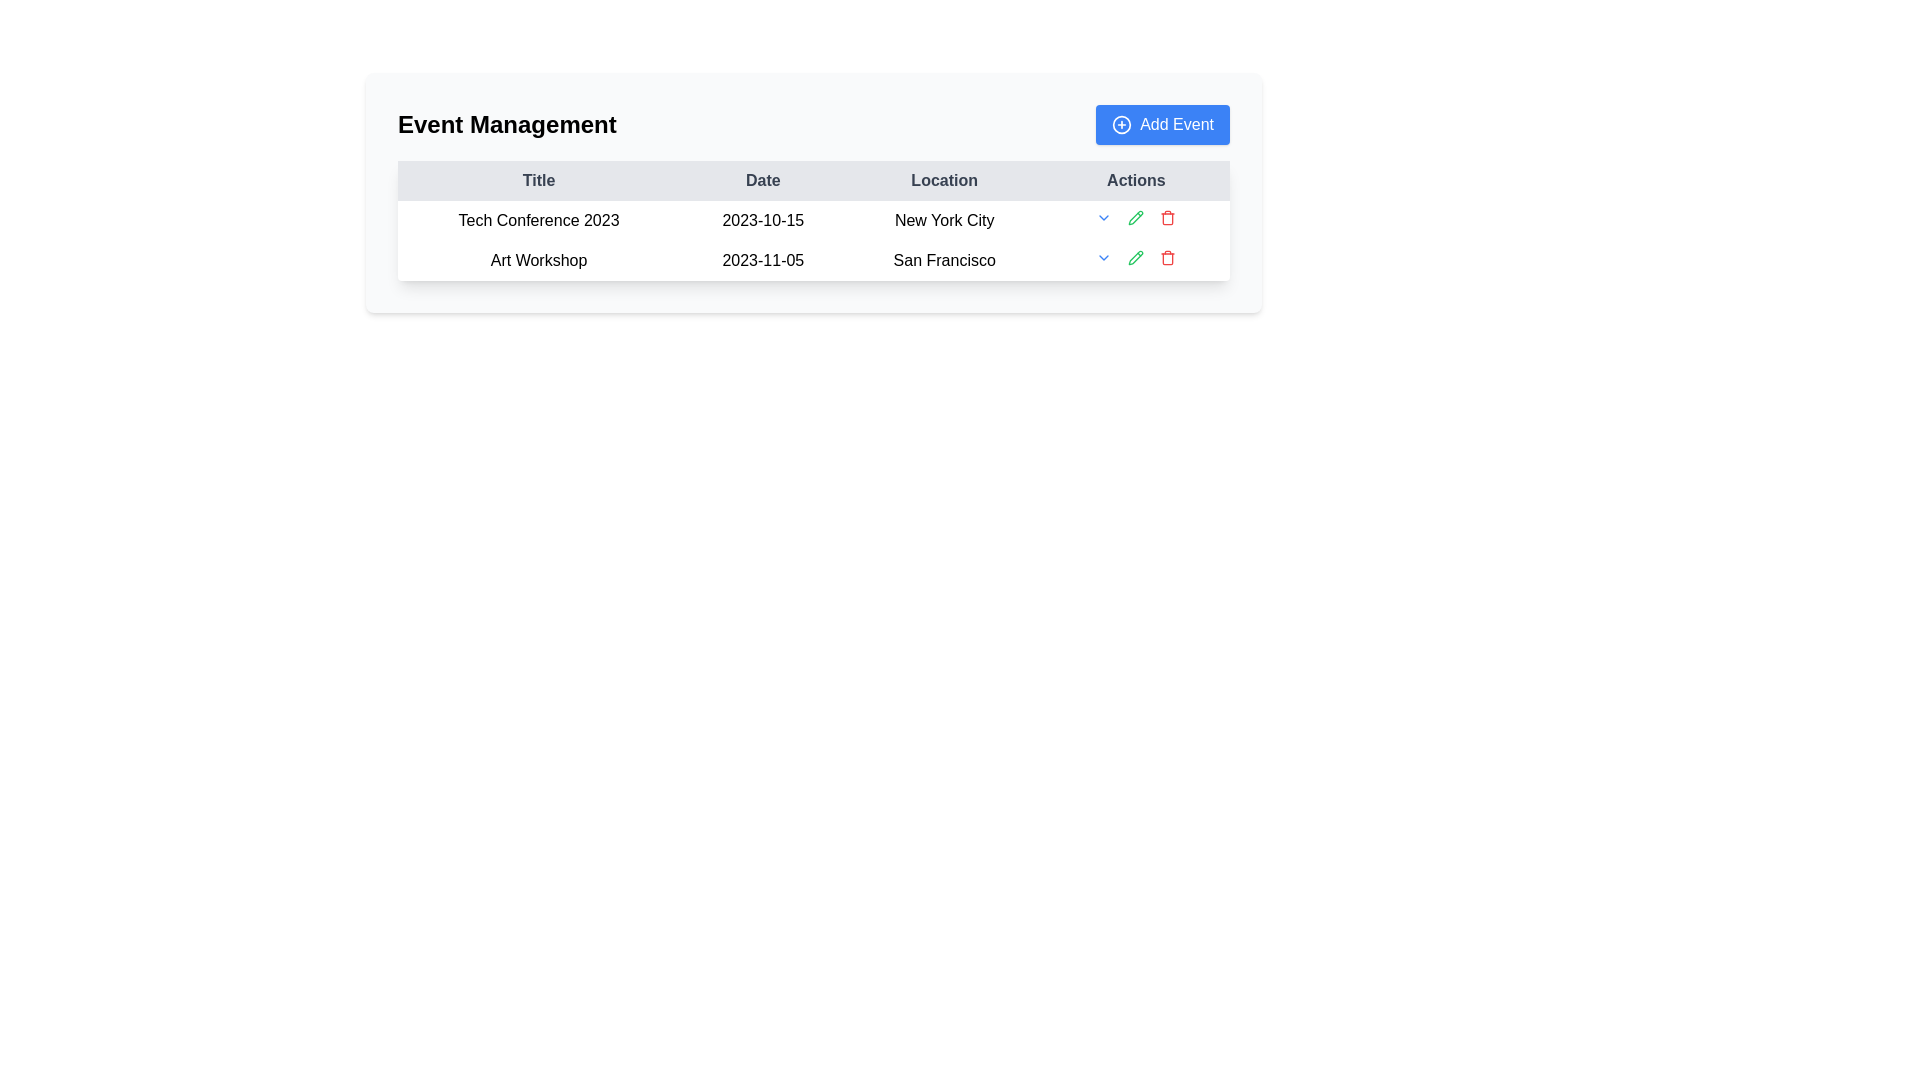  I want to click on the delete button in the 'Actions' column of the first row in the table to initiate the delete action, so click(1168, 218).